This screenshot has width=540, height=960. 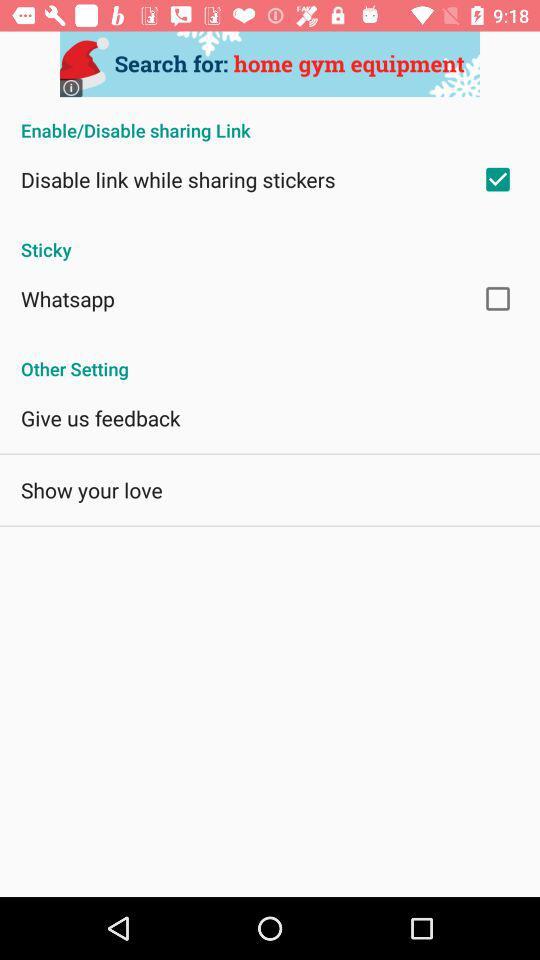 I want to click on the give us feedback icon, so click(x=99, y=417).